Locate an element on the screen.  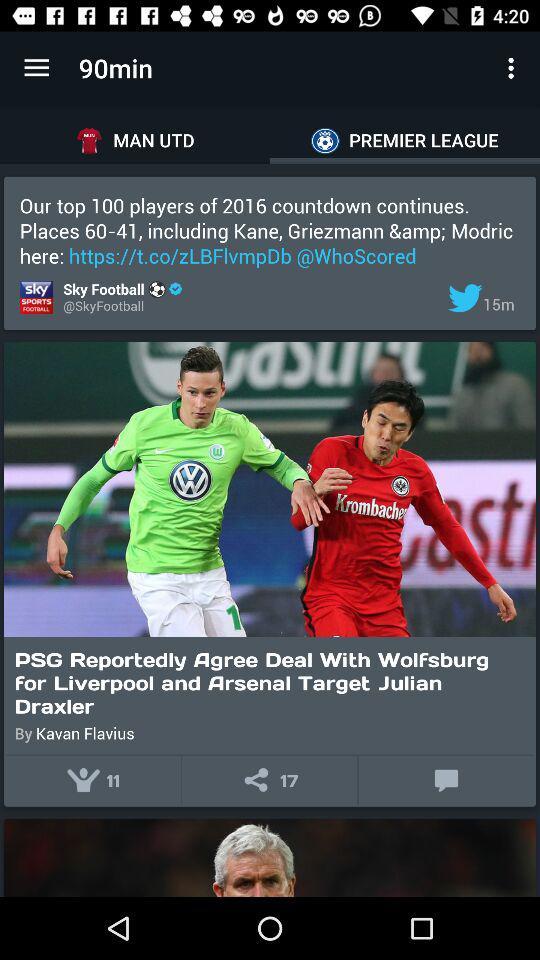
the item to the right of the 90min app is located at coordinates (513, 68).